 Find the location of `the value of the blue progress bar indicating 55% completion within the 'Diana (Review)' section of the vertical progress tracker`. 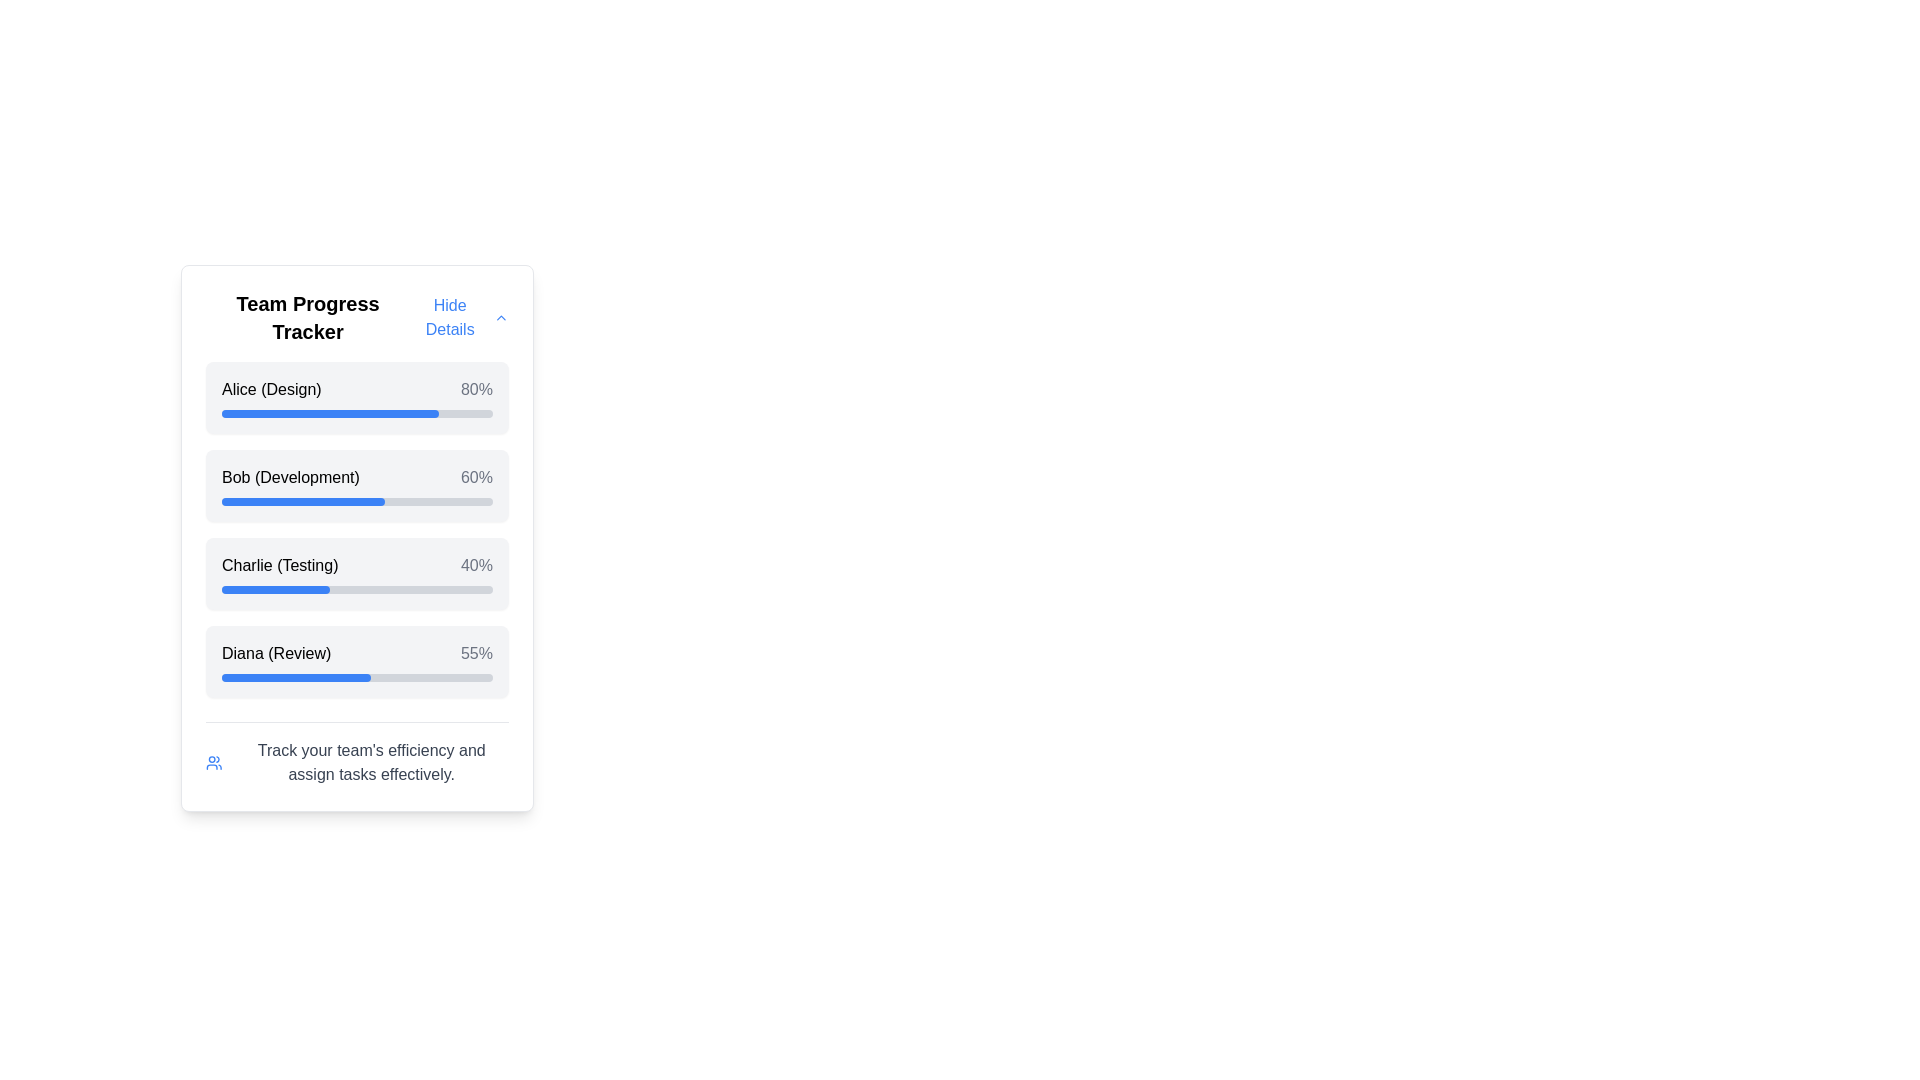

the value of the blue progress bar indicating 55% completion within the 'Diana (Review)' section of the vertical progress tracker is located at coordinates (295, 677).